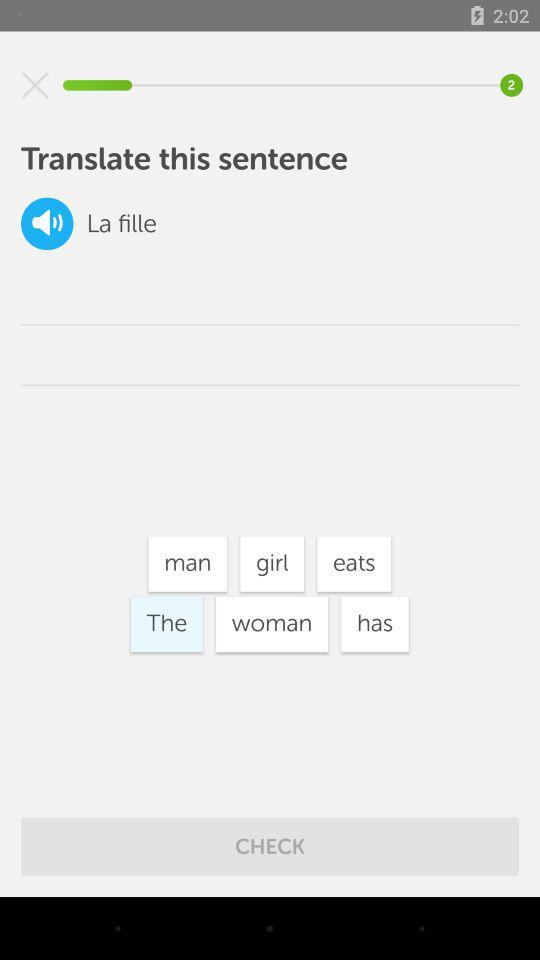  I want to click on check icon, so click(270, 845).